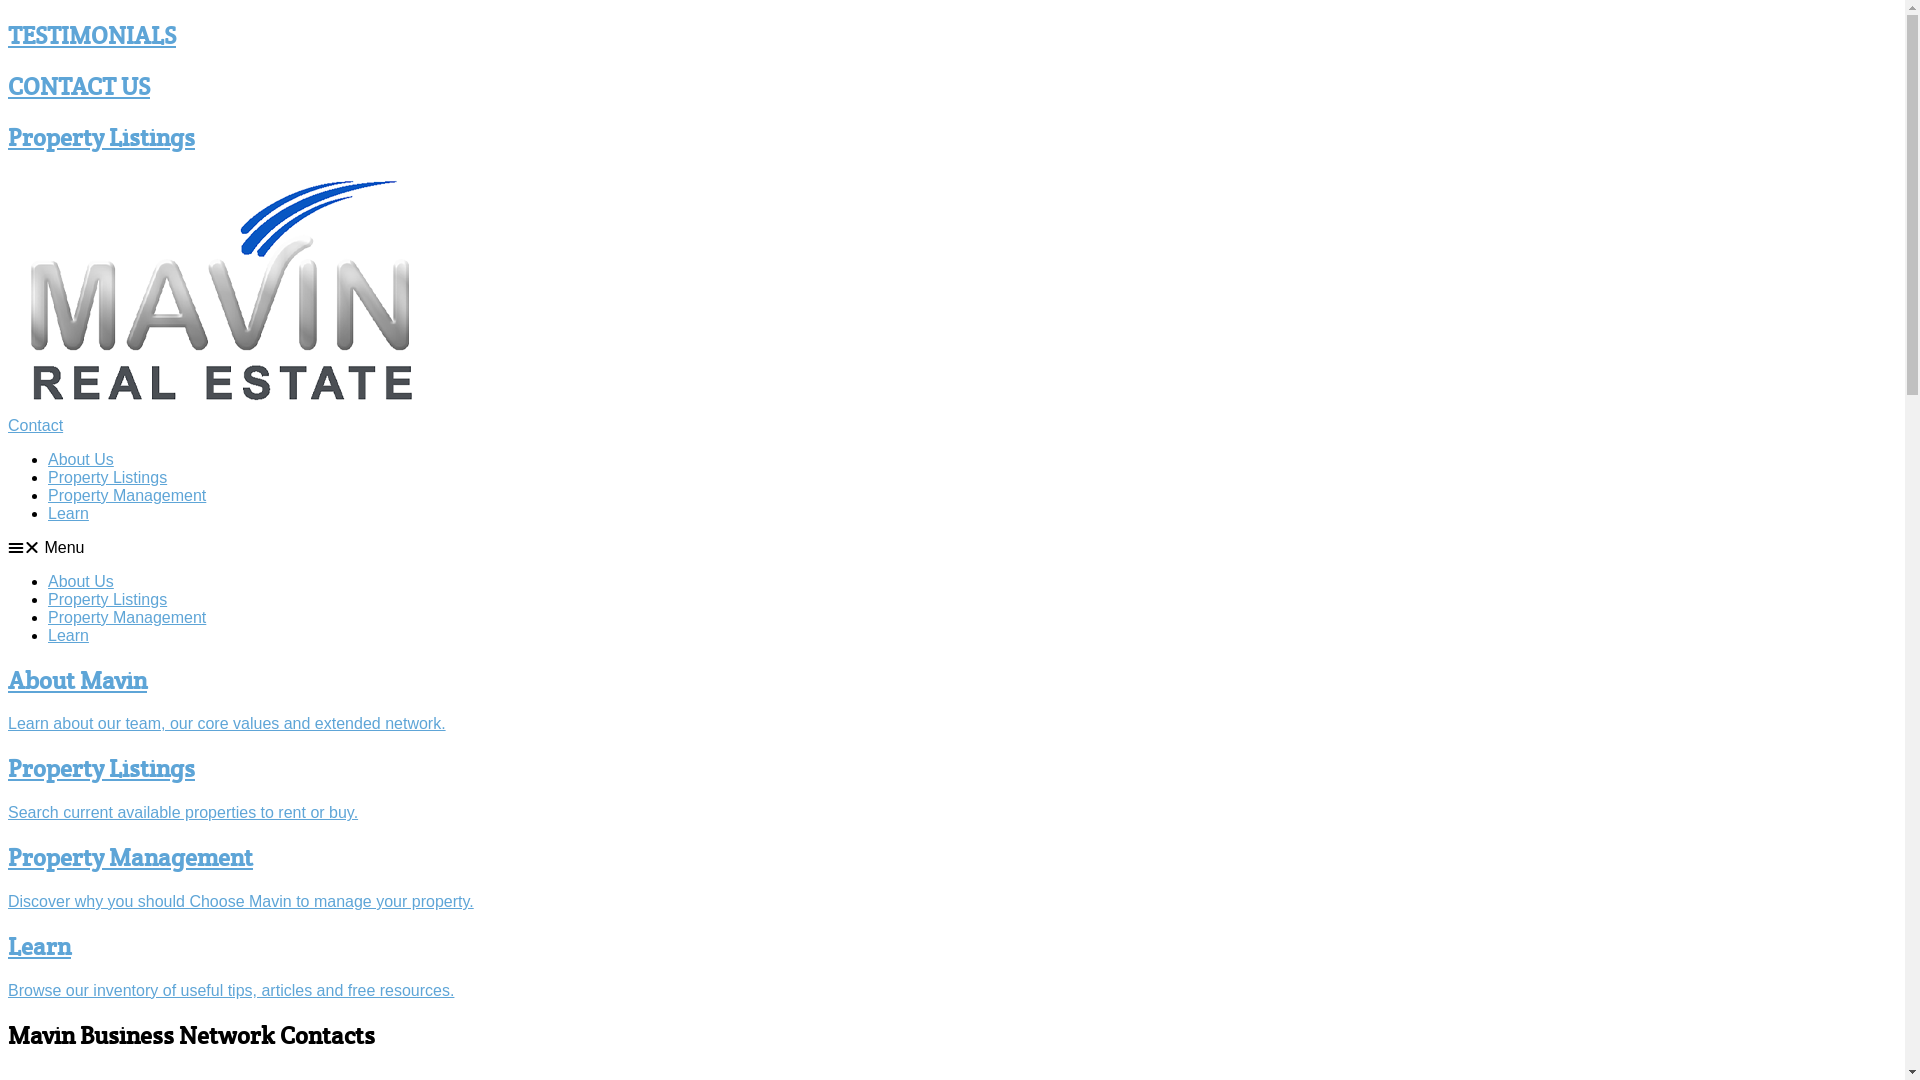  Describe the element at coordinates (8, 35) in the screenshot. I see `'TESTIMONIALS'` at that location.